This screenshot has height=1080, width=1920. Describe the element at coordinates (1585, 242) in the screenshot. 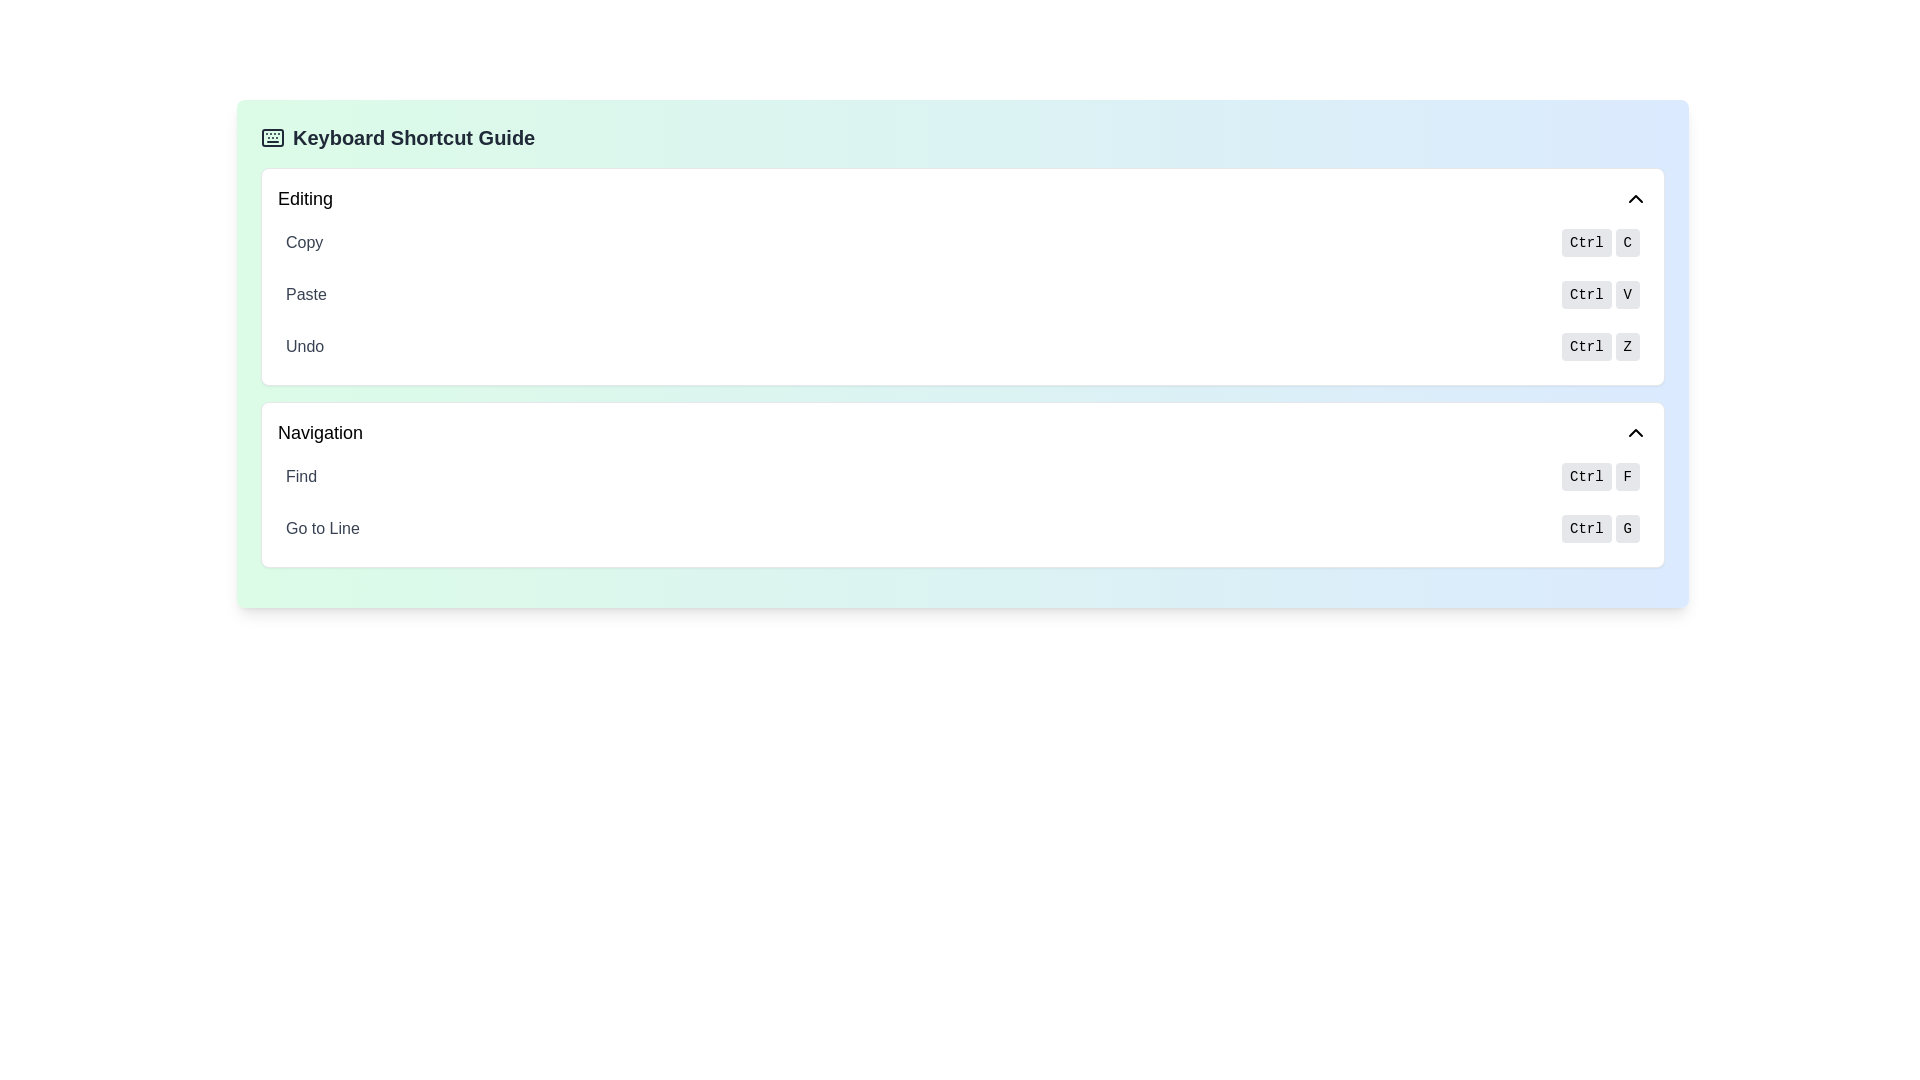

I see `the 'Ctrl' keyboard shortcut label located to the right of the 'Copy' instruction in the Keyboard Shortcut Guide section` at that location.